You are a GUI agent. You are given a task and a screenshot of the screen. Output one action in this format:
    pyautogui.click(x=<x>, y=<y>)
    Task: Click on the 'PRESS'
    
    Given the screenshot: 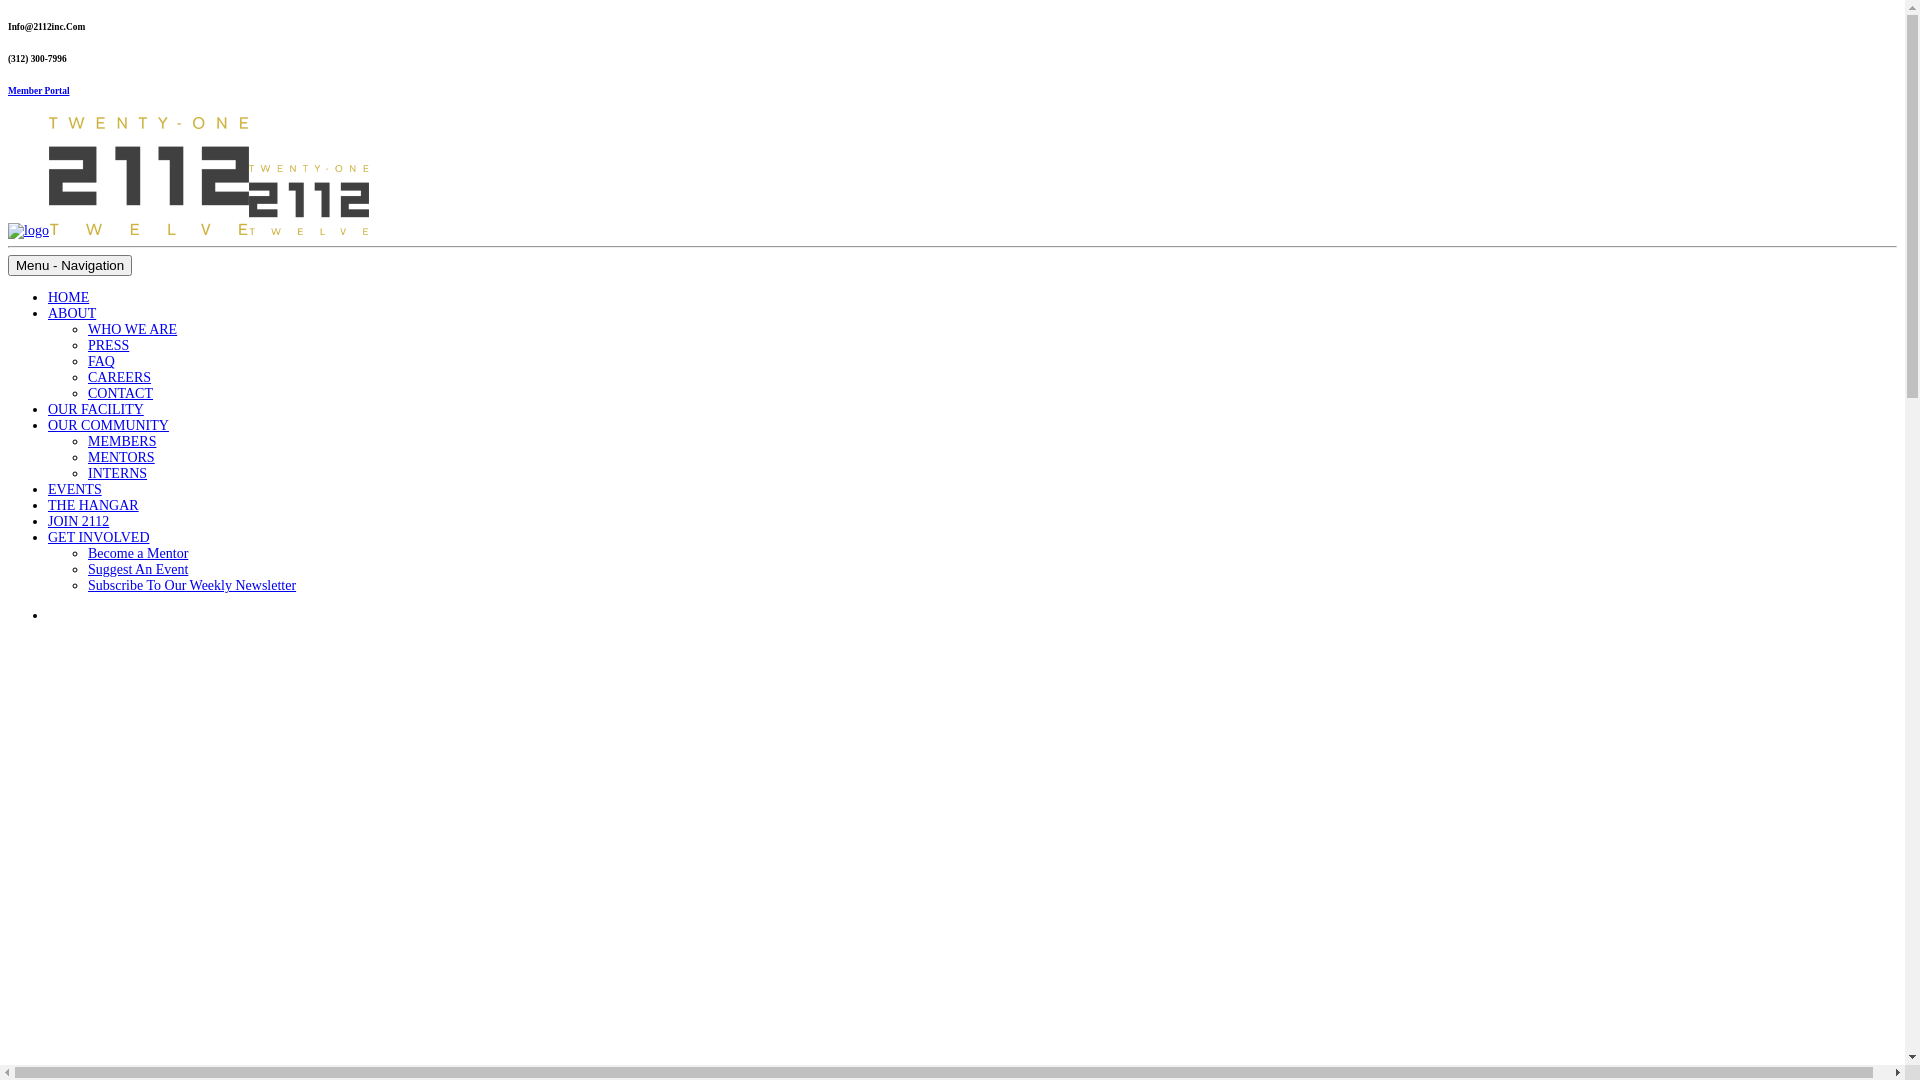 What is the action you would take?
    pyautogui.click(x=86, y=344)
    